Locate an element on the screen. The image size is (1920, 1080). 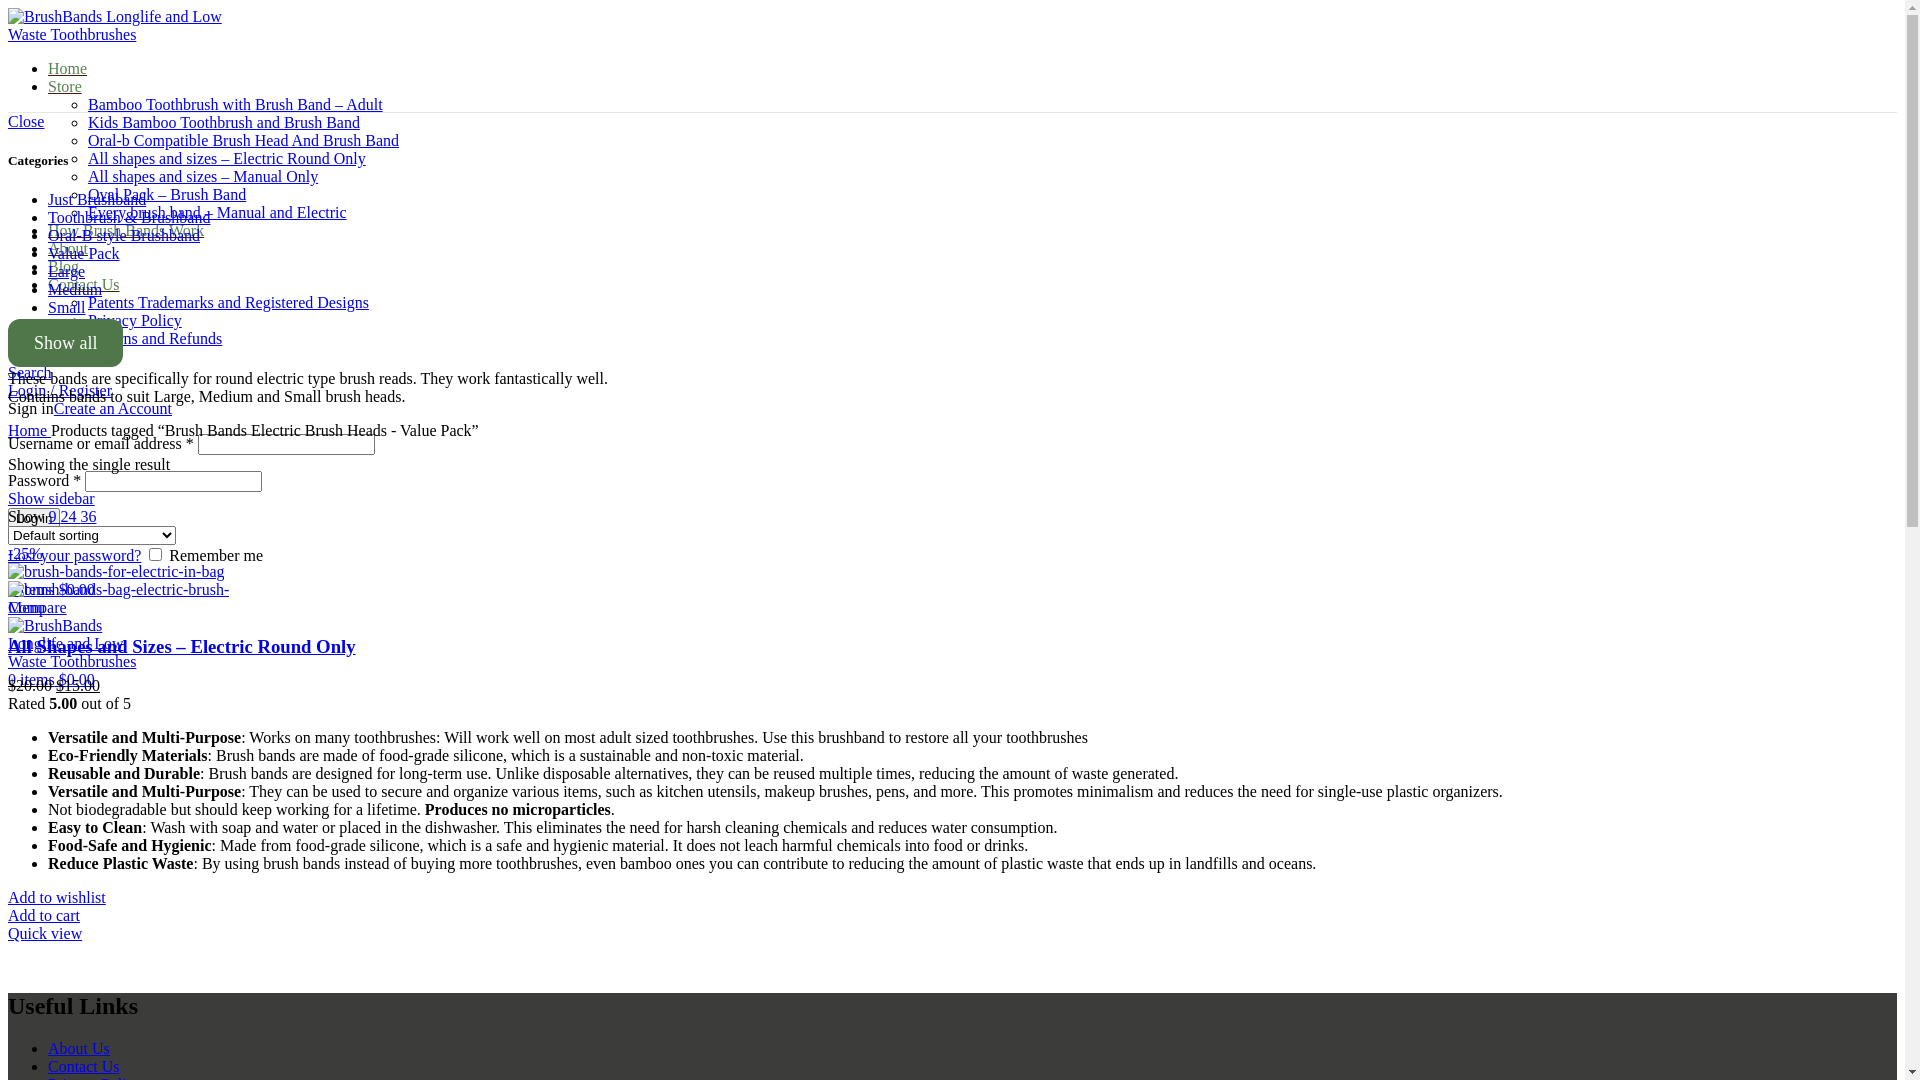
'Menu' is located at coordinates (26, 606).